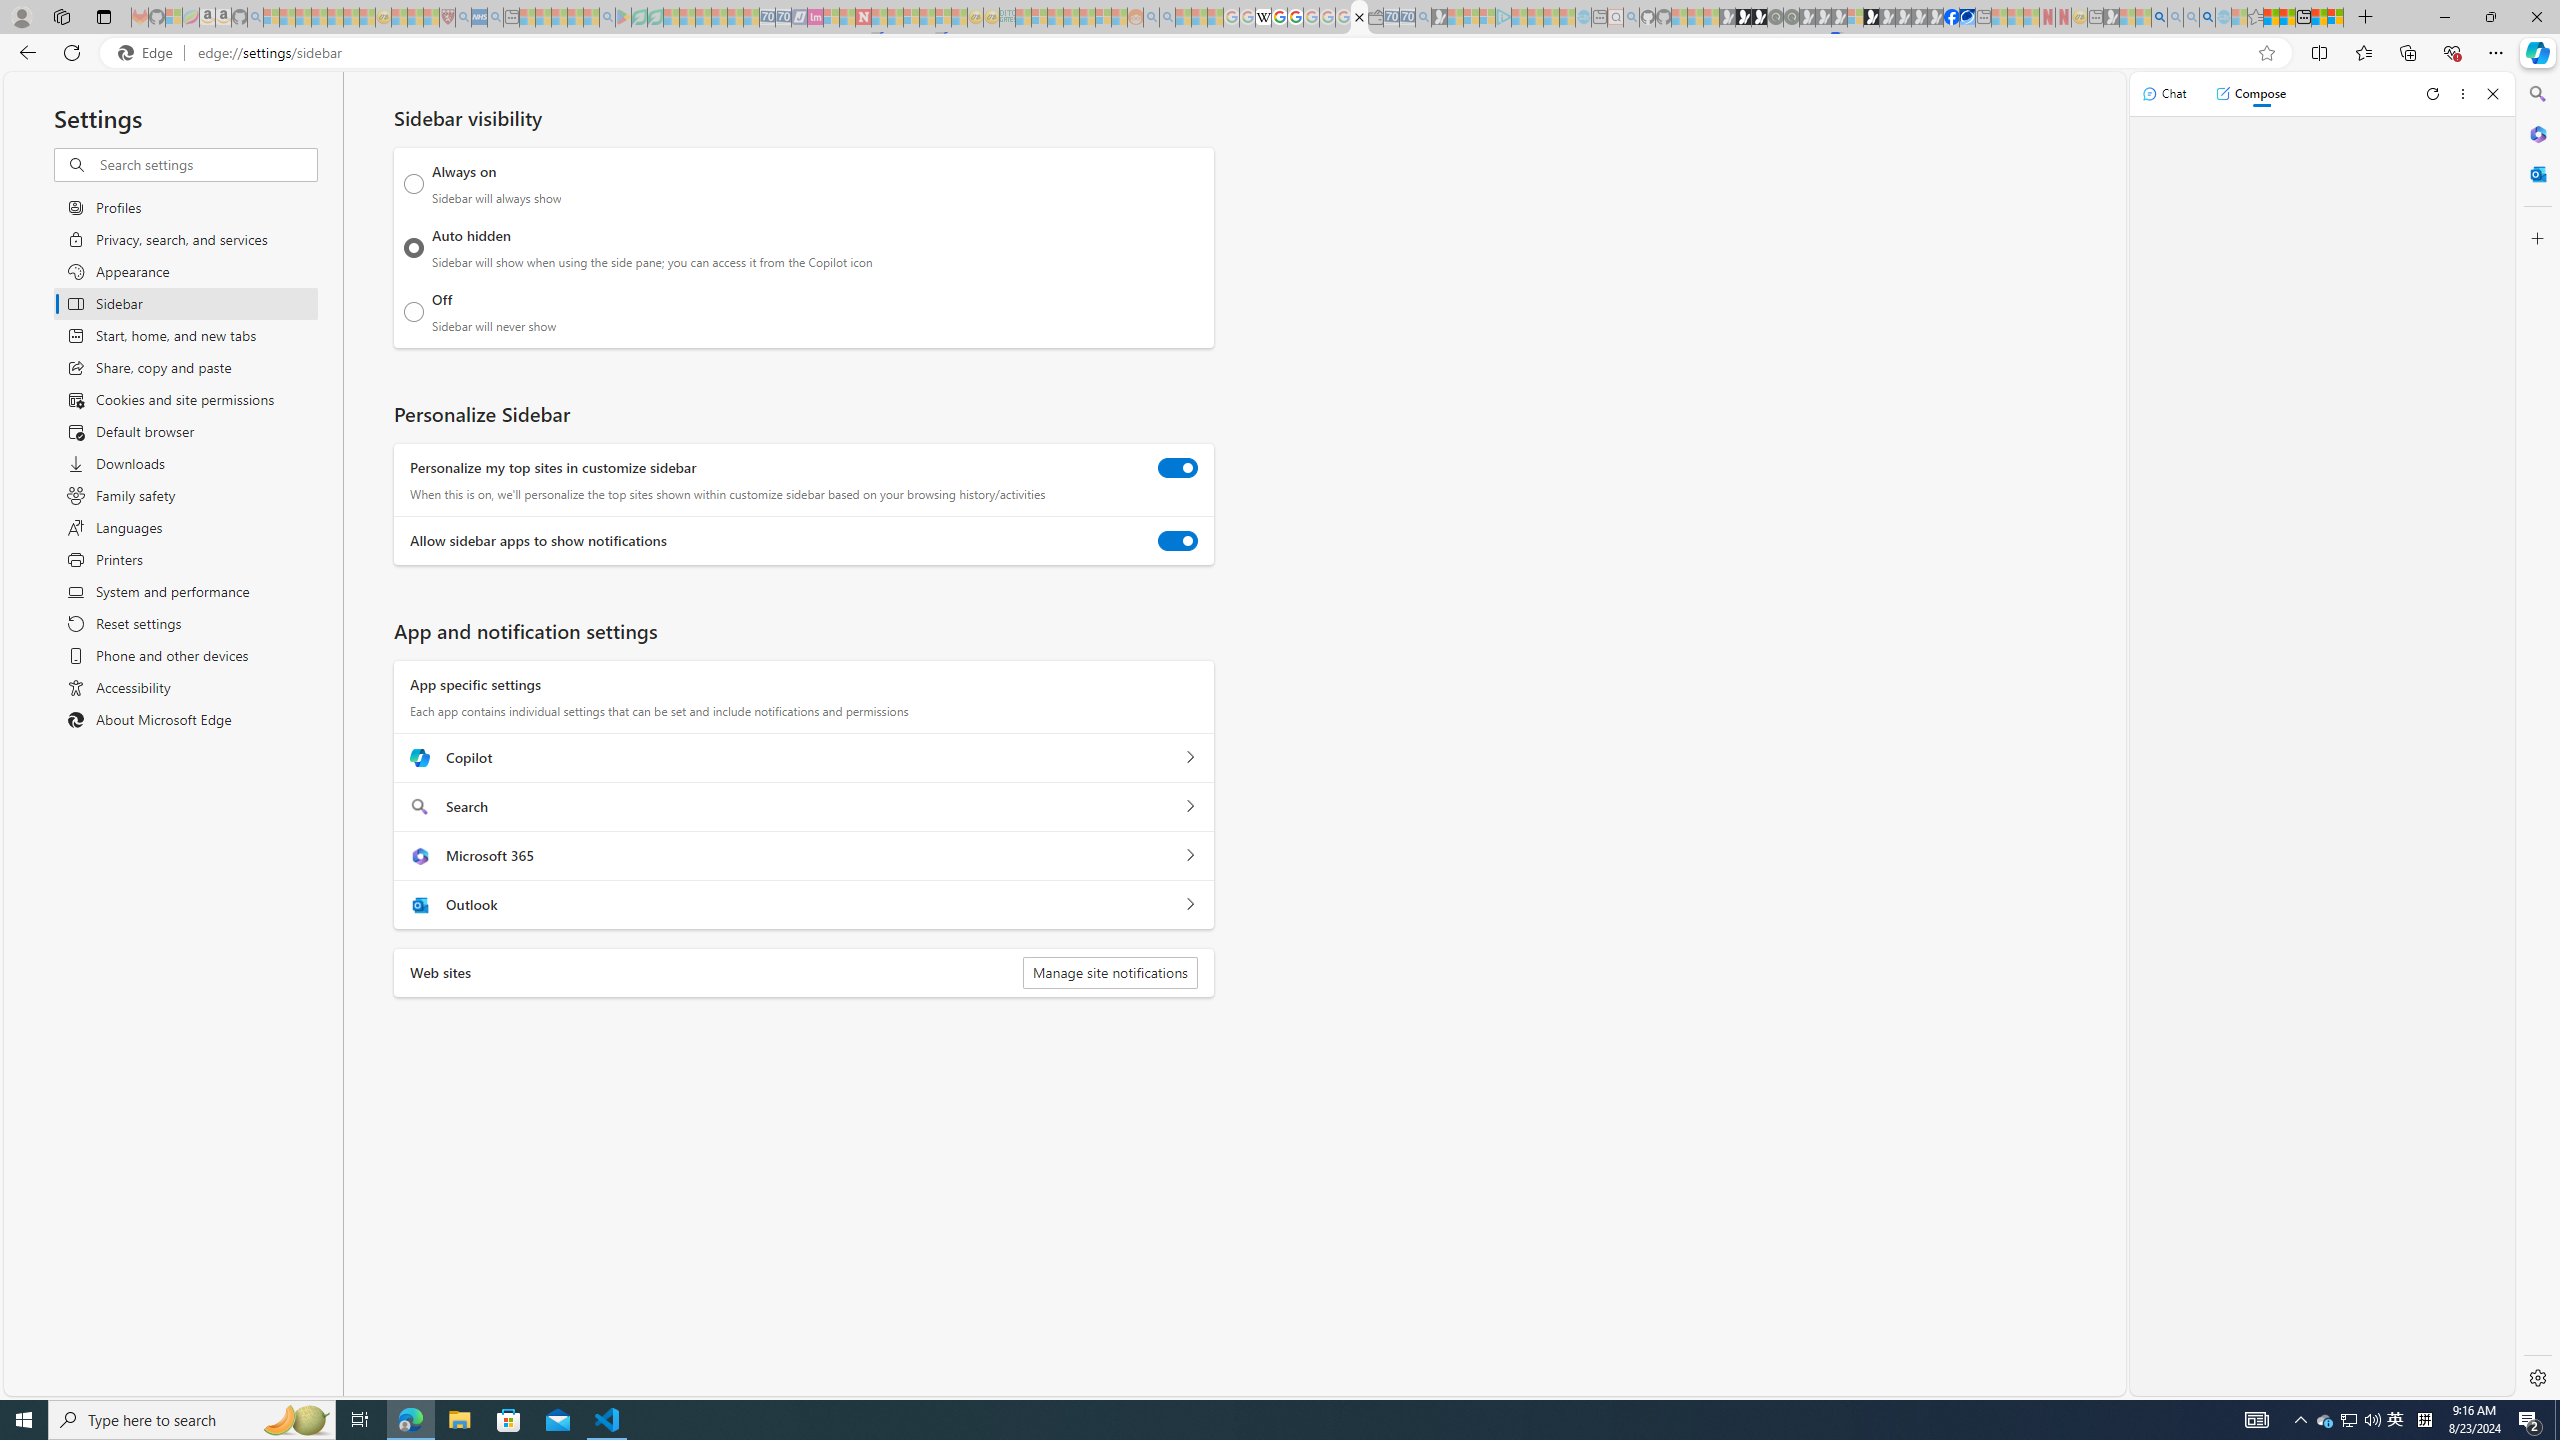 The image size is (2560, 1440). What do you see at coordinates (1422, 16) in the screenshot?
I see `'Bing Real Estate - Home sales and rental listings - Sleeping'` at bounding box center [1422, 16].